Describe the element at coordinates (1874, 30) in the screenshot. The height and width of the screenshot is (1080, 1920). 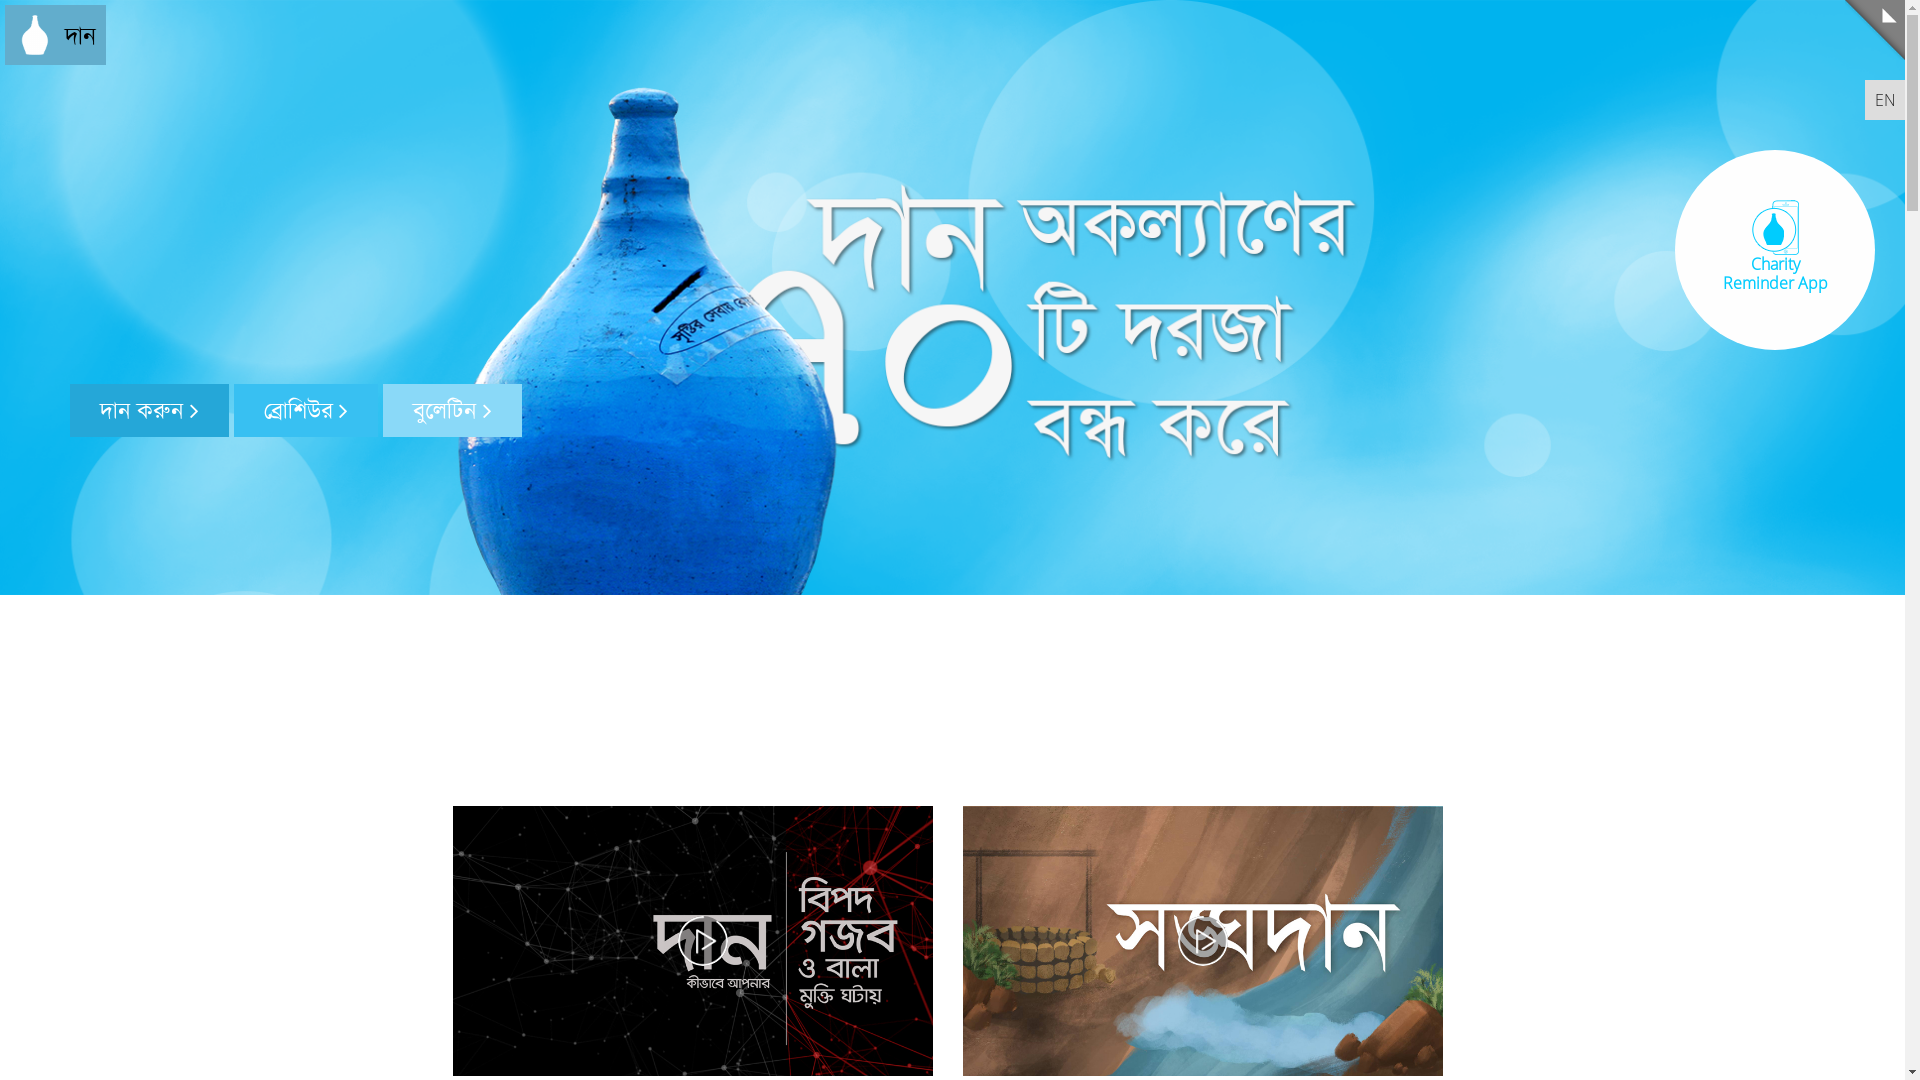
I see `'Menu'` at that location.